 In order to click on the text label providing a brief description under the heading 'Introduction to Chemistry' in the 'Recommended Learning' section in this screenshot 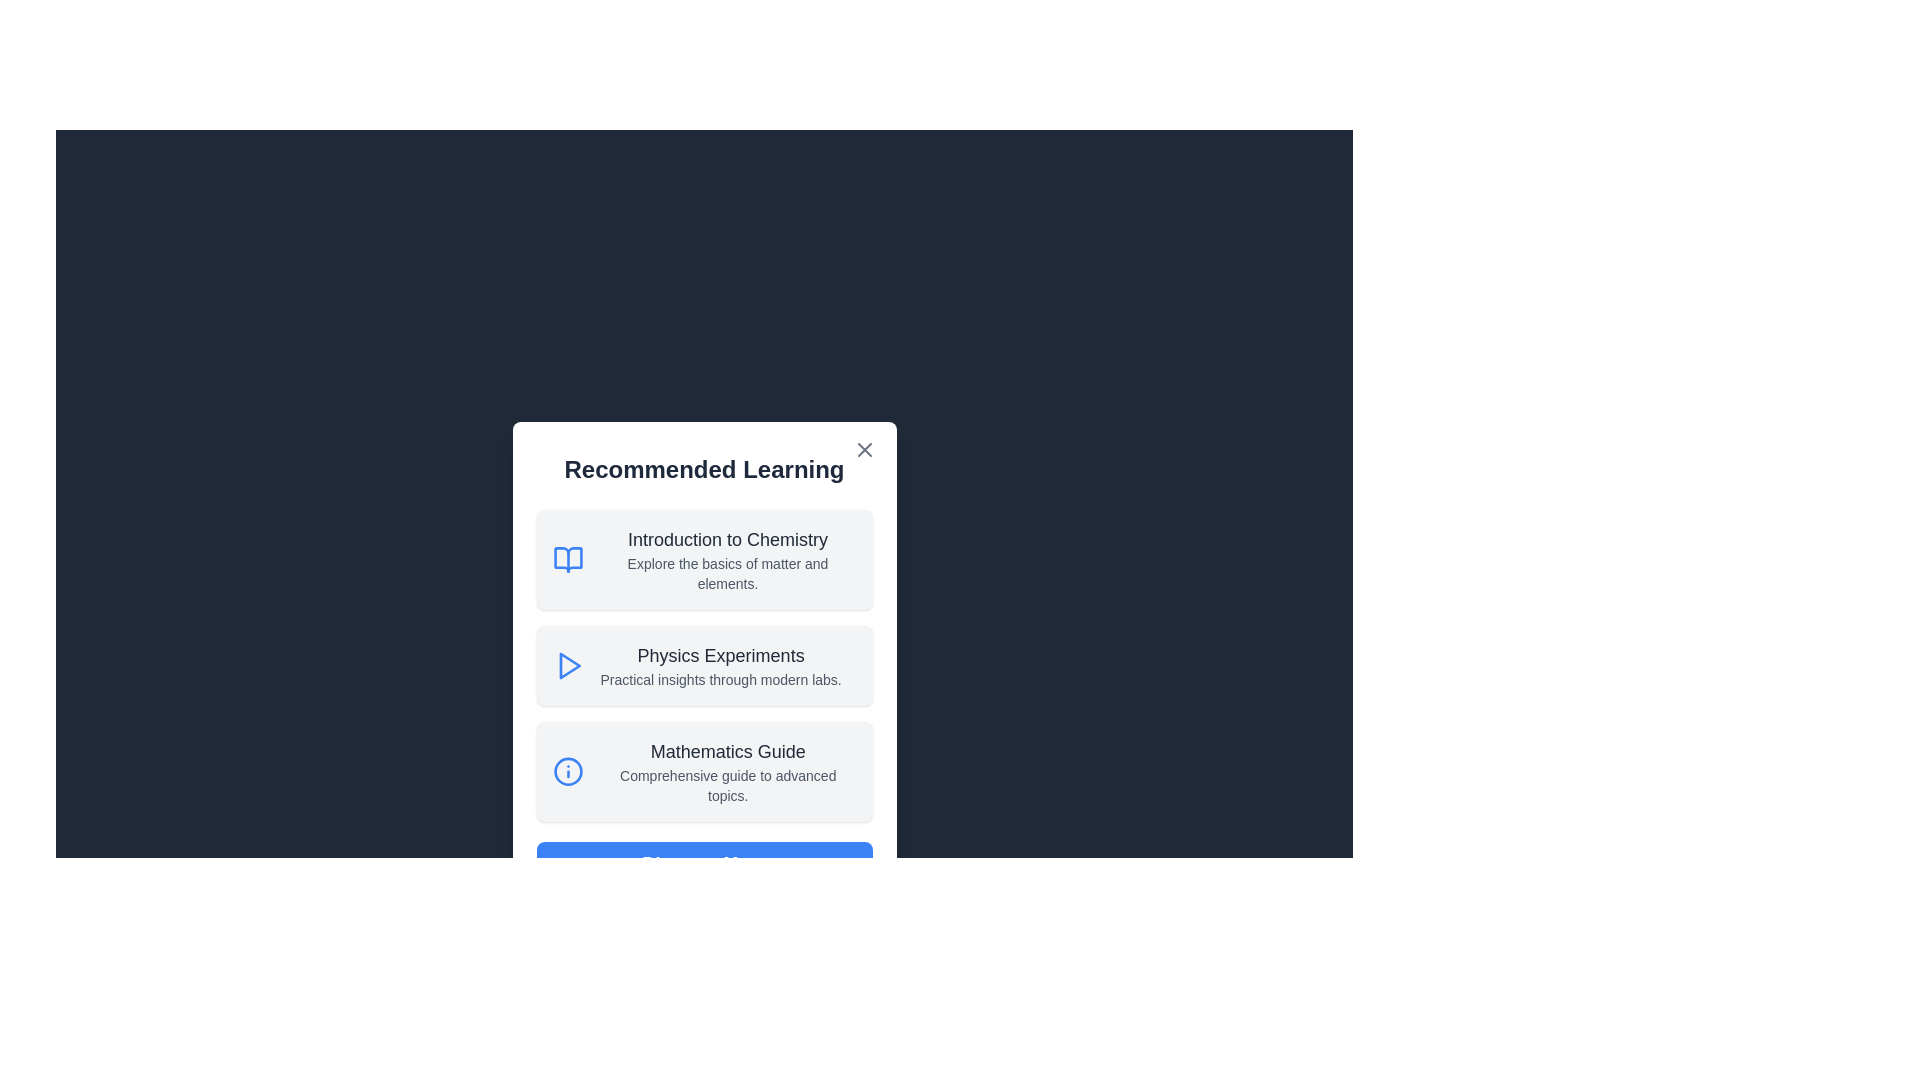, I will do `click(727, 574)`.